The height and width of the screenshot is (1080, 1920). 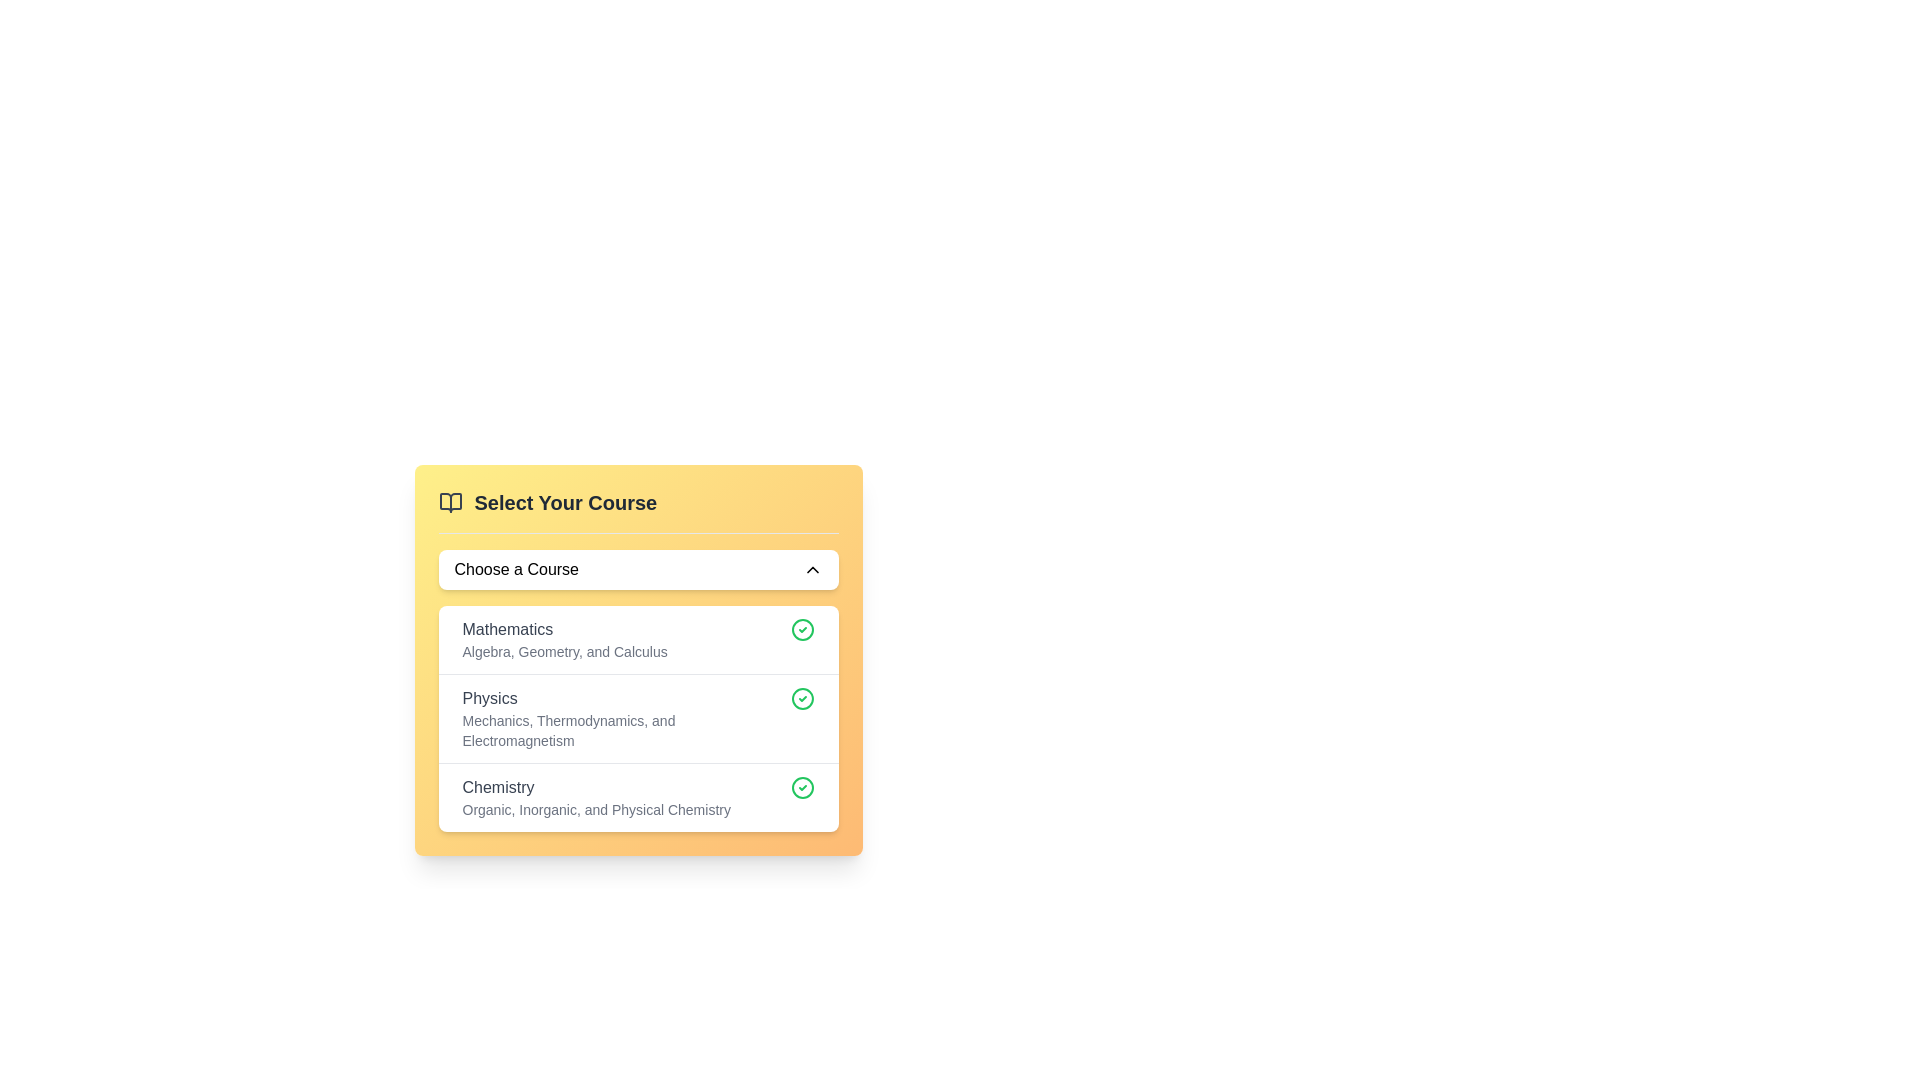 What do you see at coordinates (802, 697) in the screenshot?
I see `the success confirmation icon located to the far right of the 'Chemistry' entry in the course selection list` at bounding box center [802, 697].